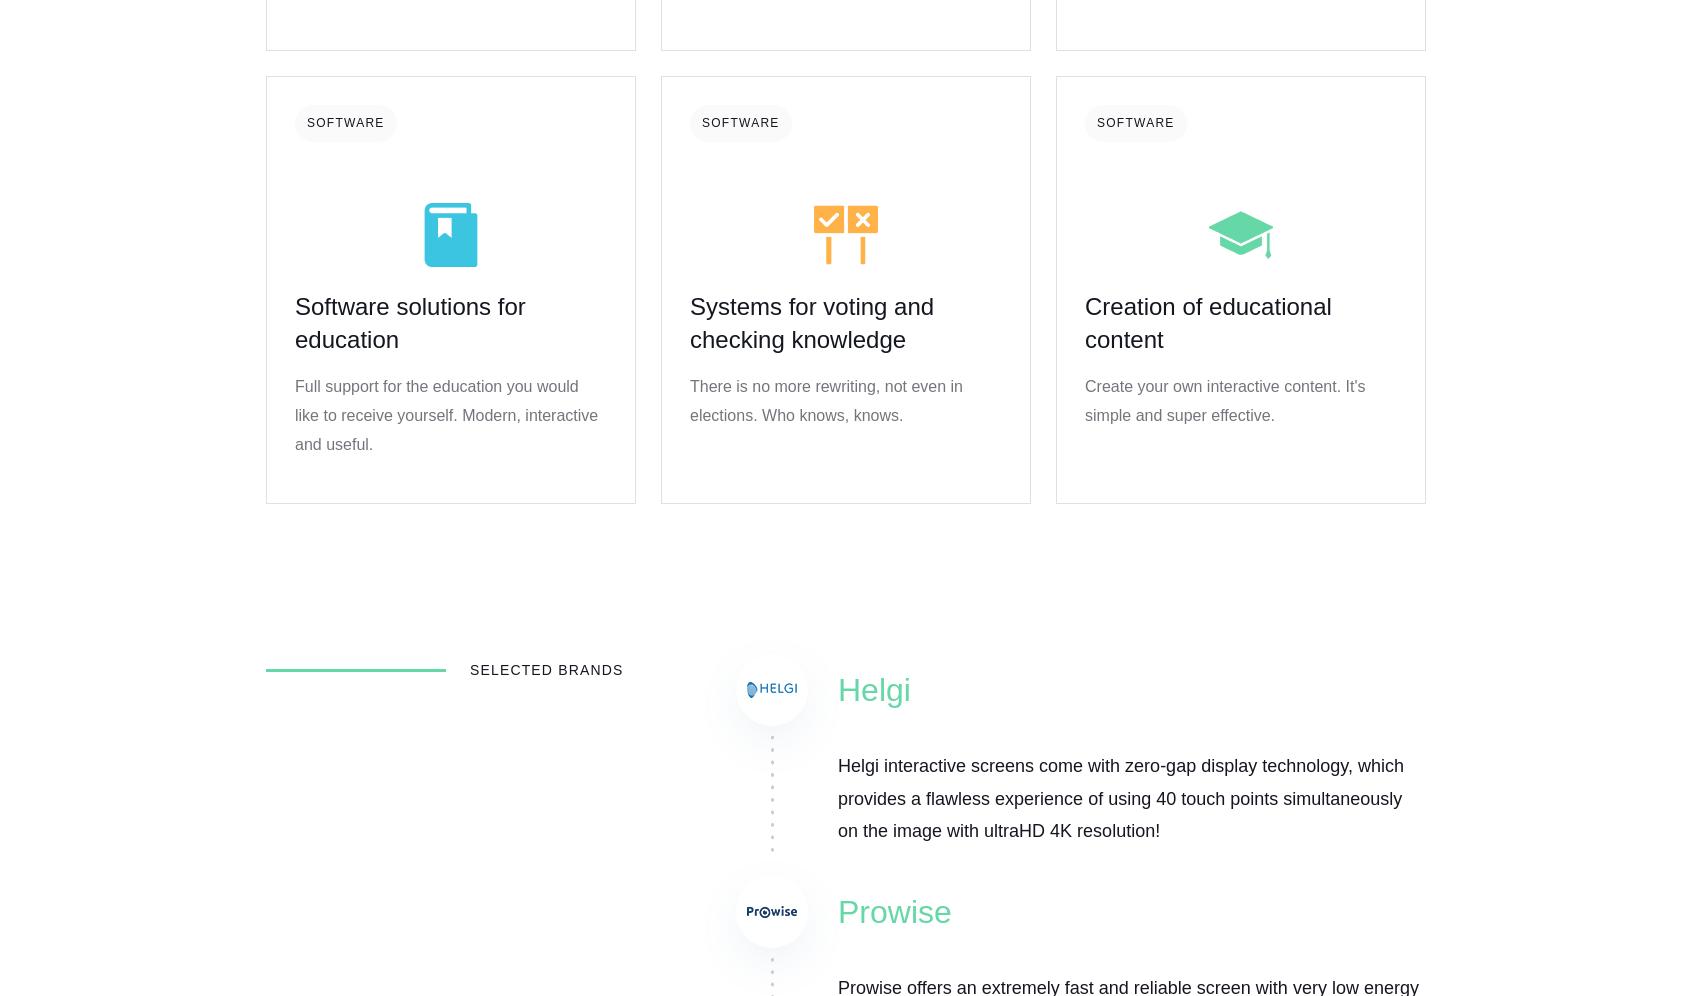 The width and height of the screenshot is (1692, 996). I want to click on 'Create your own interactive content. It's simple and super effective.', so click(1085, 399).